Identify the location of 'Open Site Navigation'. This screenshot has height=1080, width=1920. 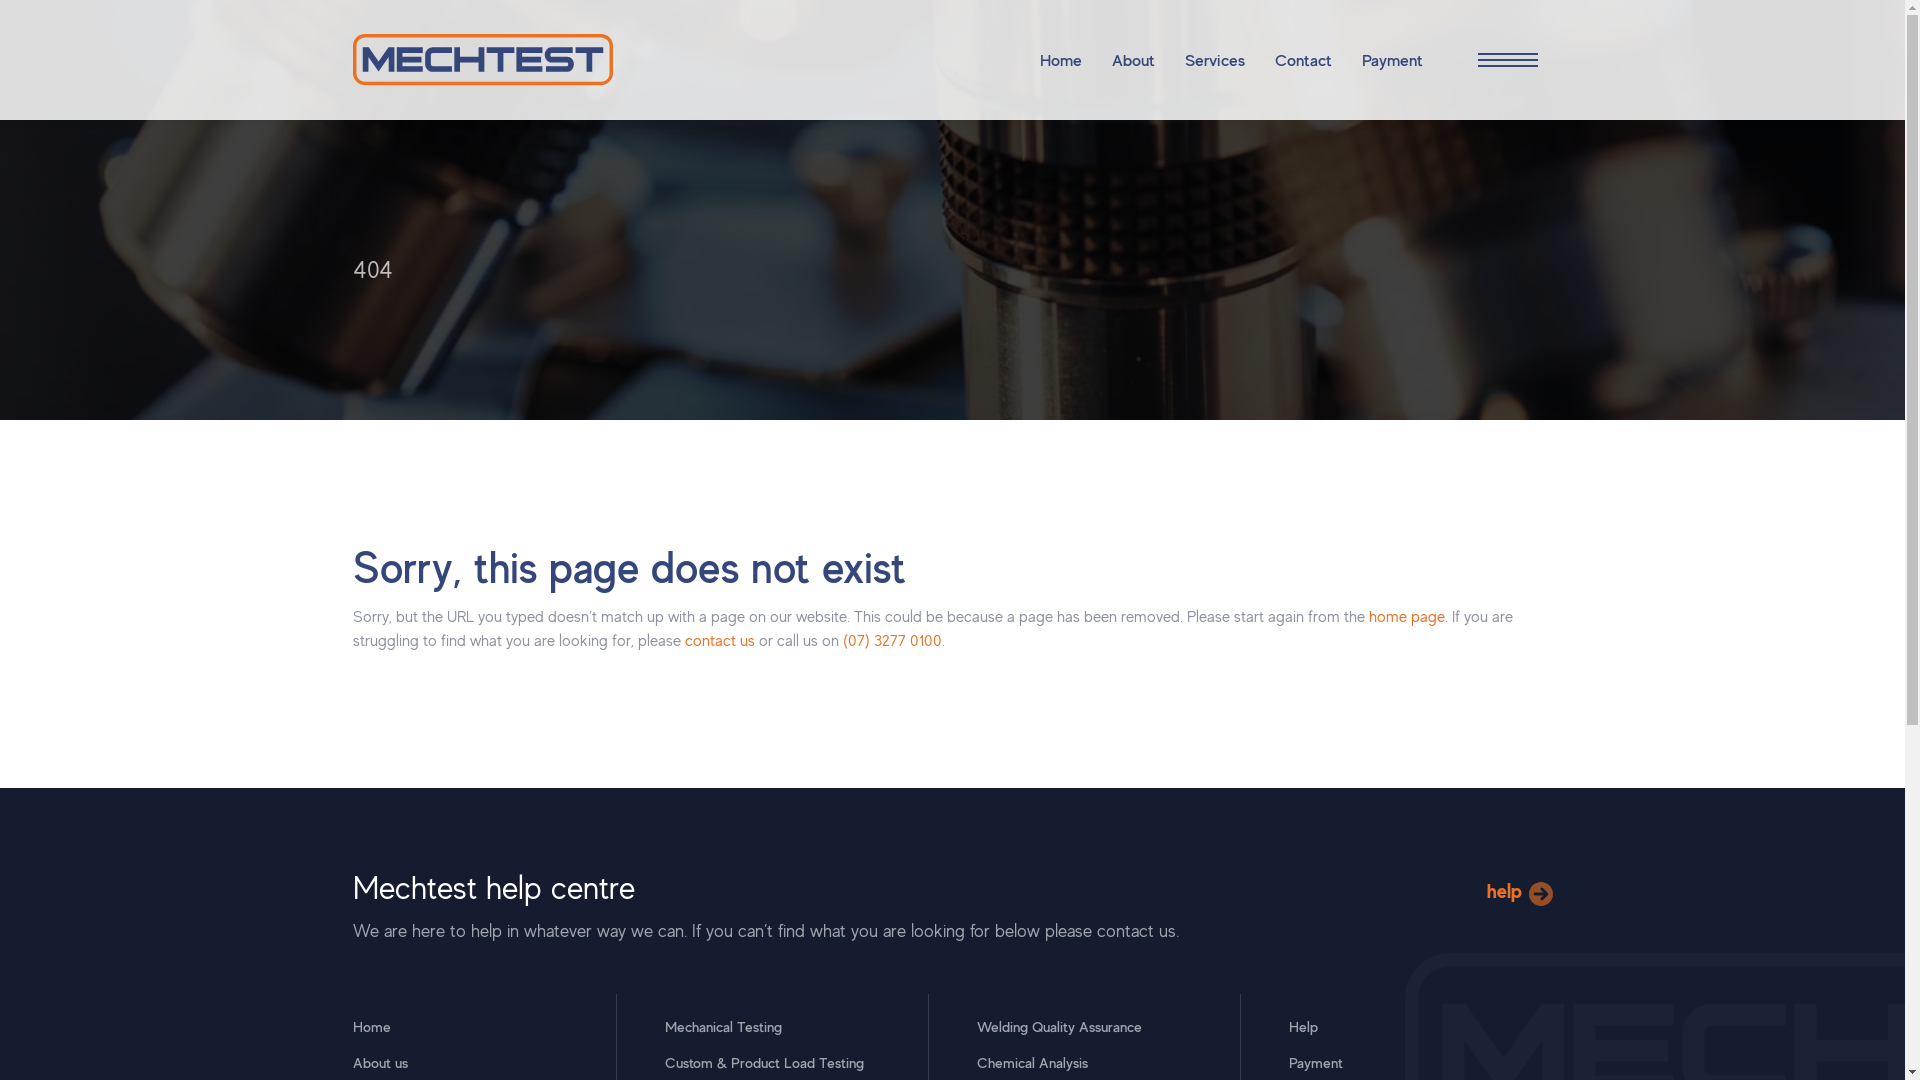
(1502, 59).